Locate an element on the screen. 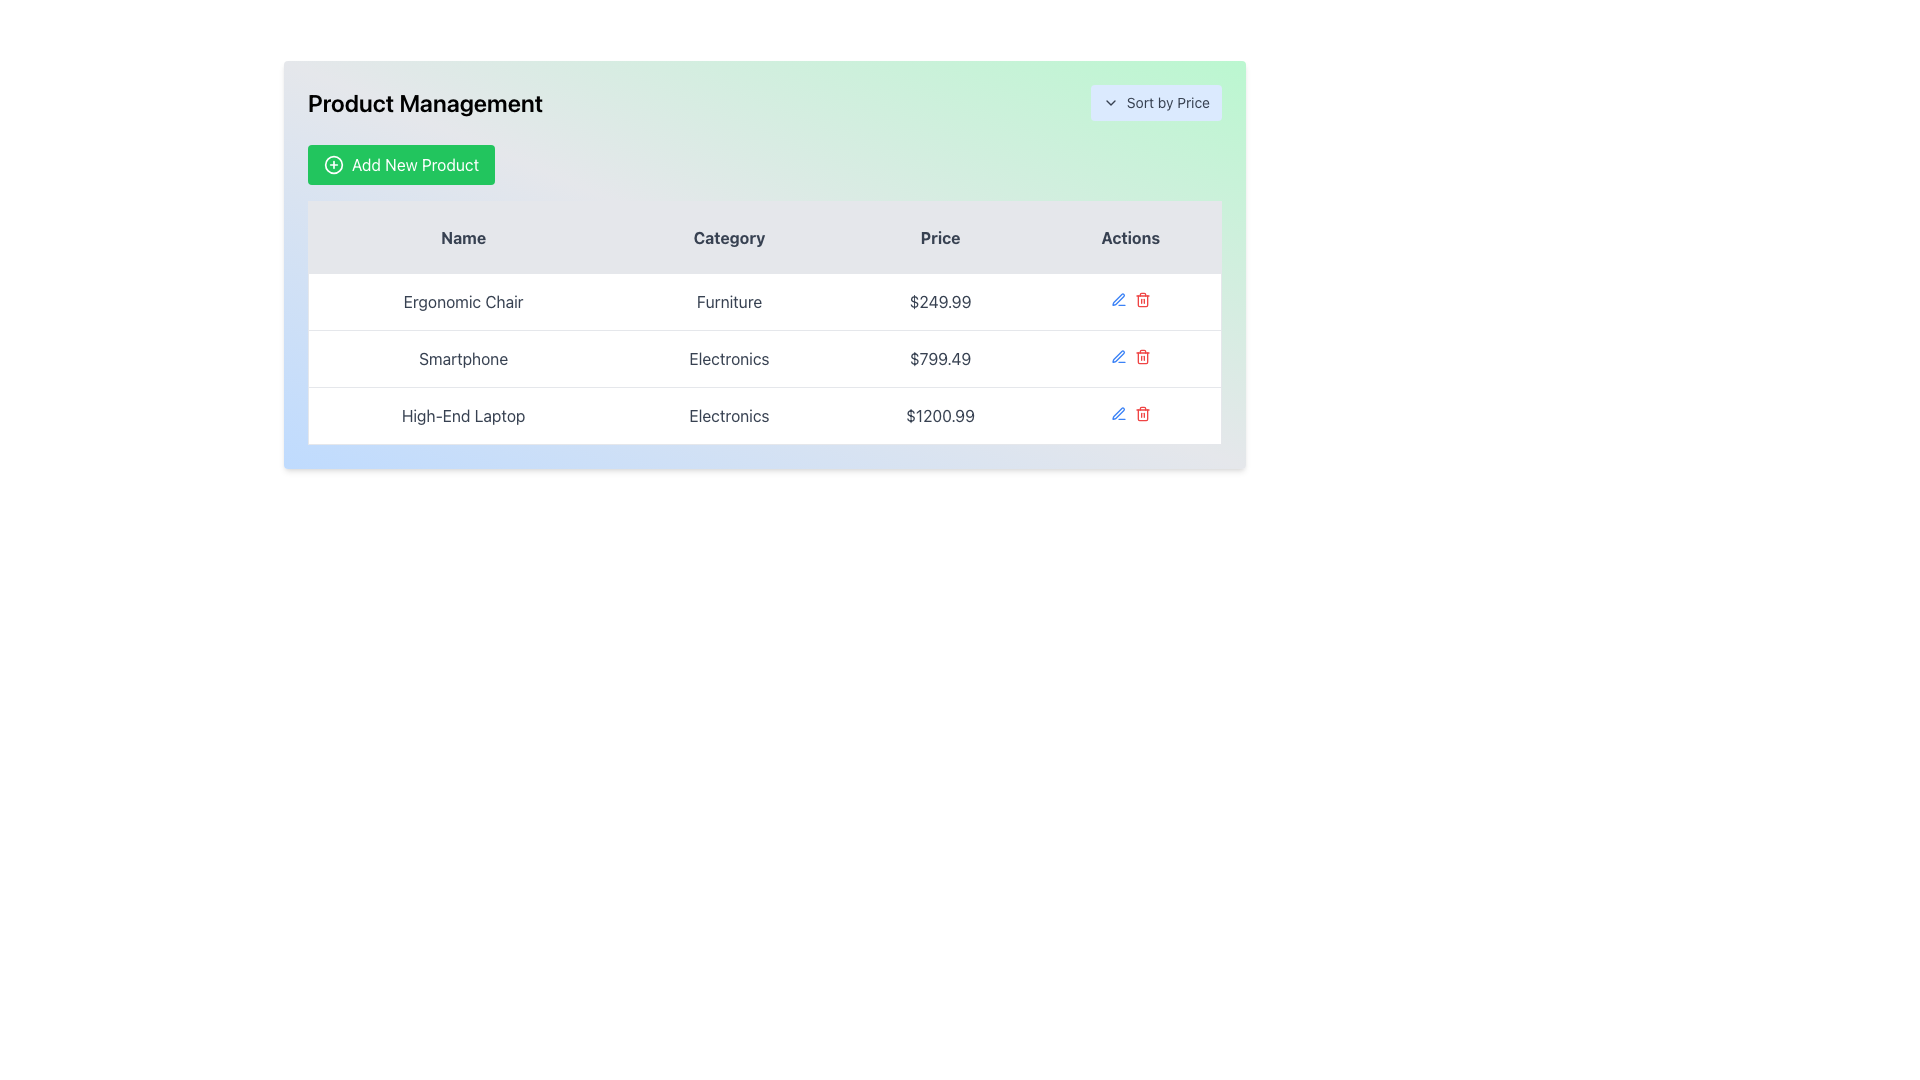 This screenshot has height=1080, width=1920. the 'Name' text label in the table header, which indicates the first column for descriptive names in the 'Product Management' section is located at coordinates (462, 236).